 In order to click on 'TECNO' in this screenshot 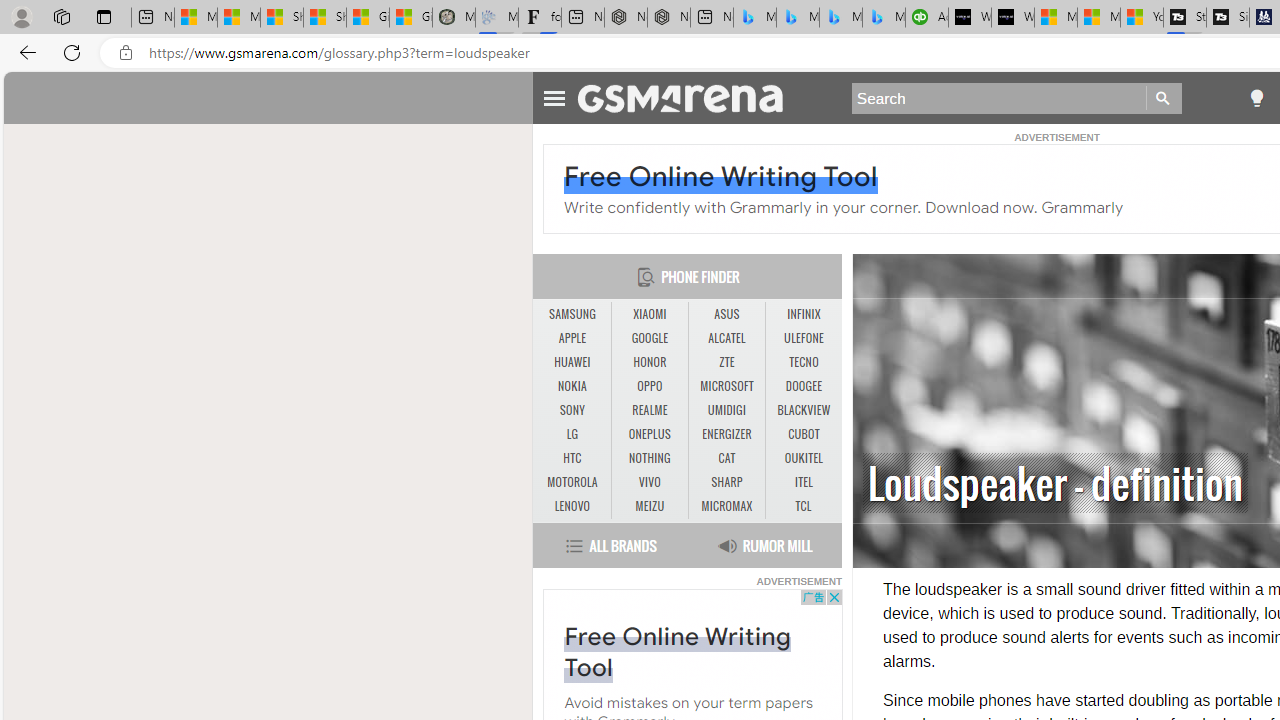, I will do `click(803, 362)`.